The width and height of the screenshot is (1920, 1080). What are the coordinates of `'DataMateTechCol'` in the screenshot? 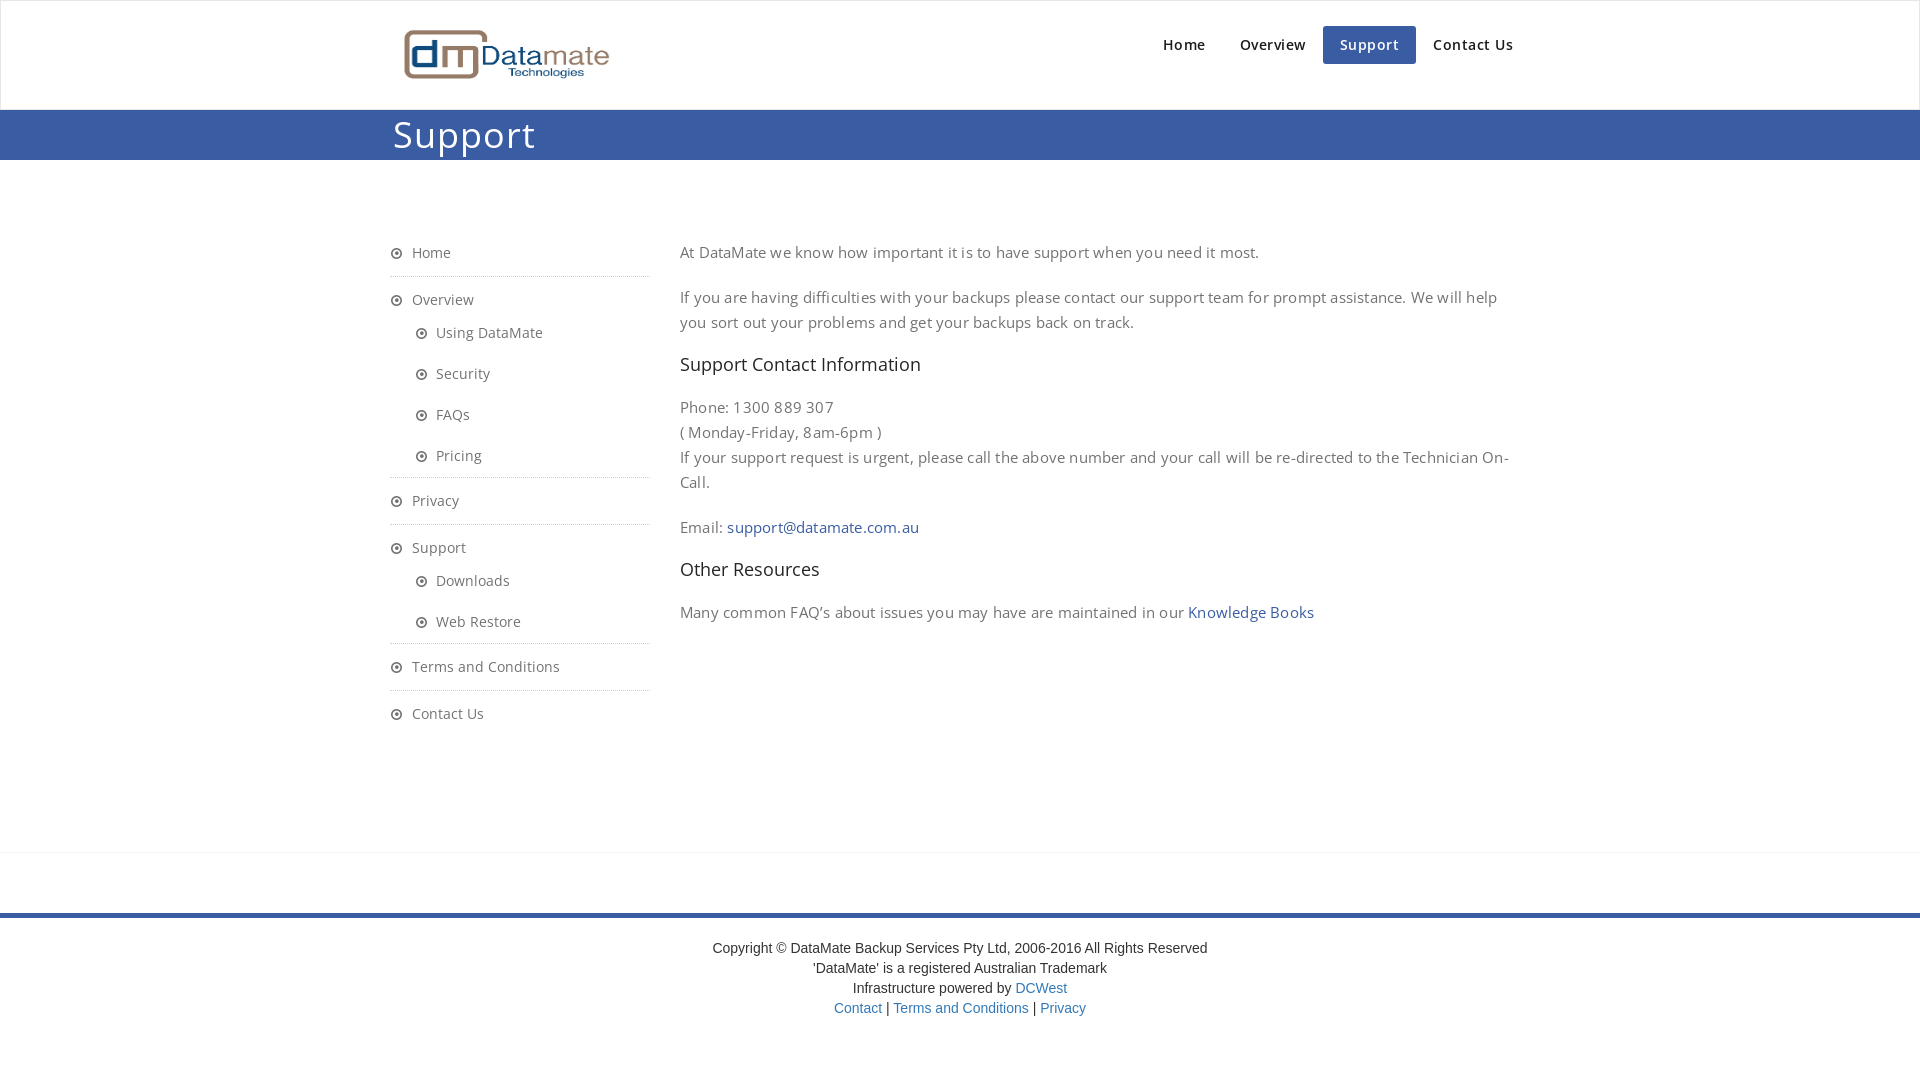 It's located at (504, 53).